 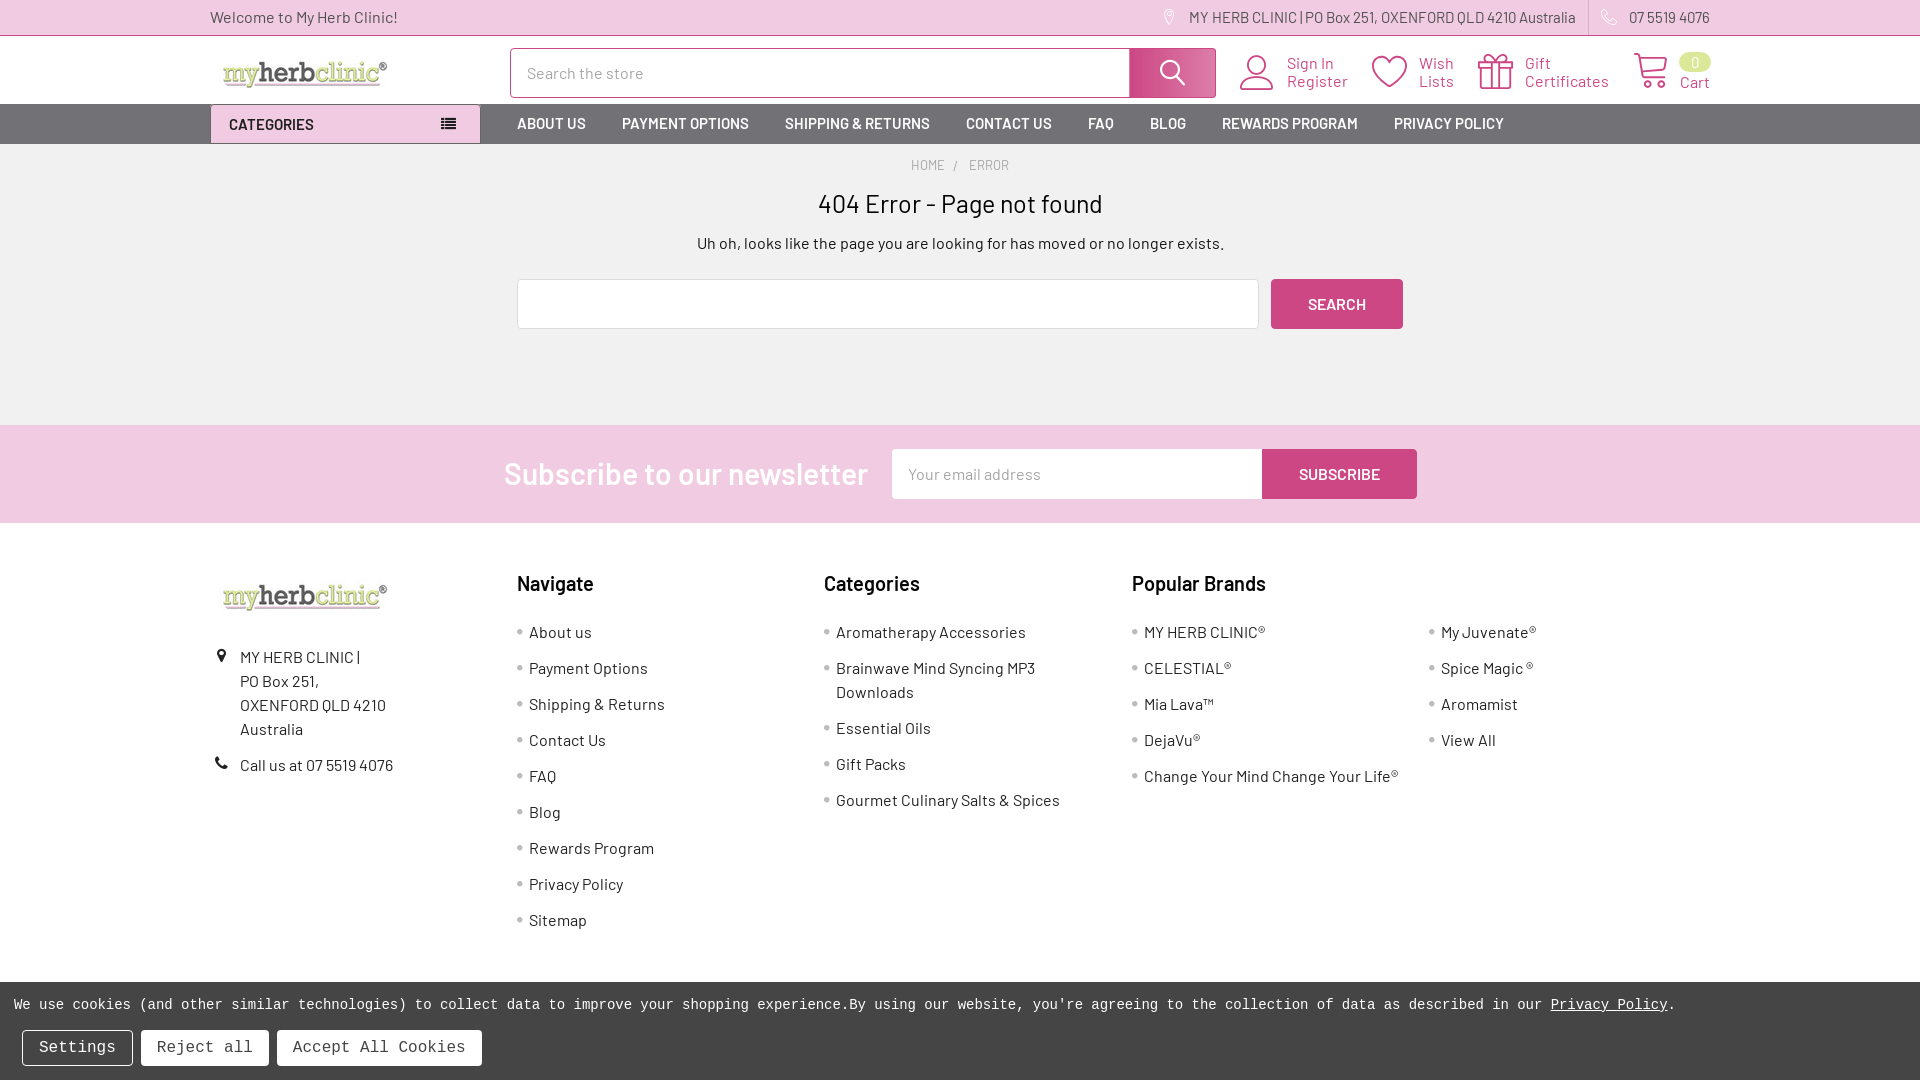 What do you see at coordinates (1449, 123) in the screenshot?
I see `'PRIVACY POLICY'` at bounding box center [1449, 123].